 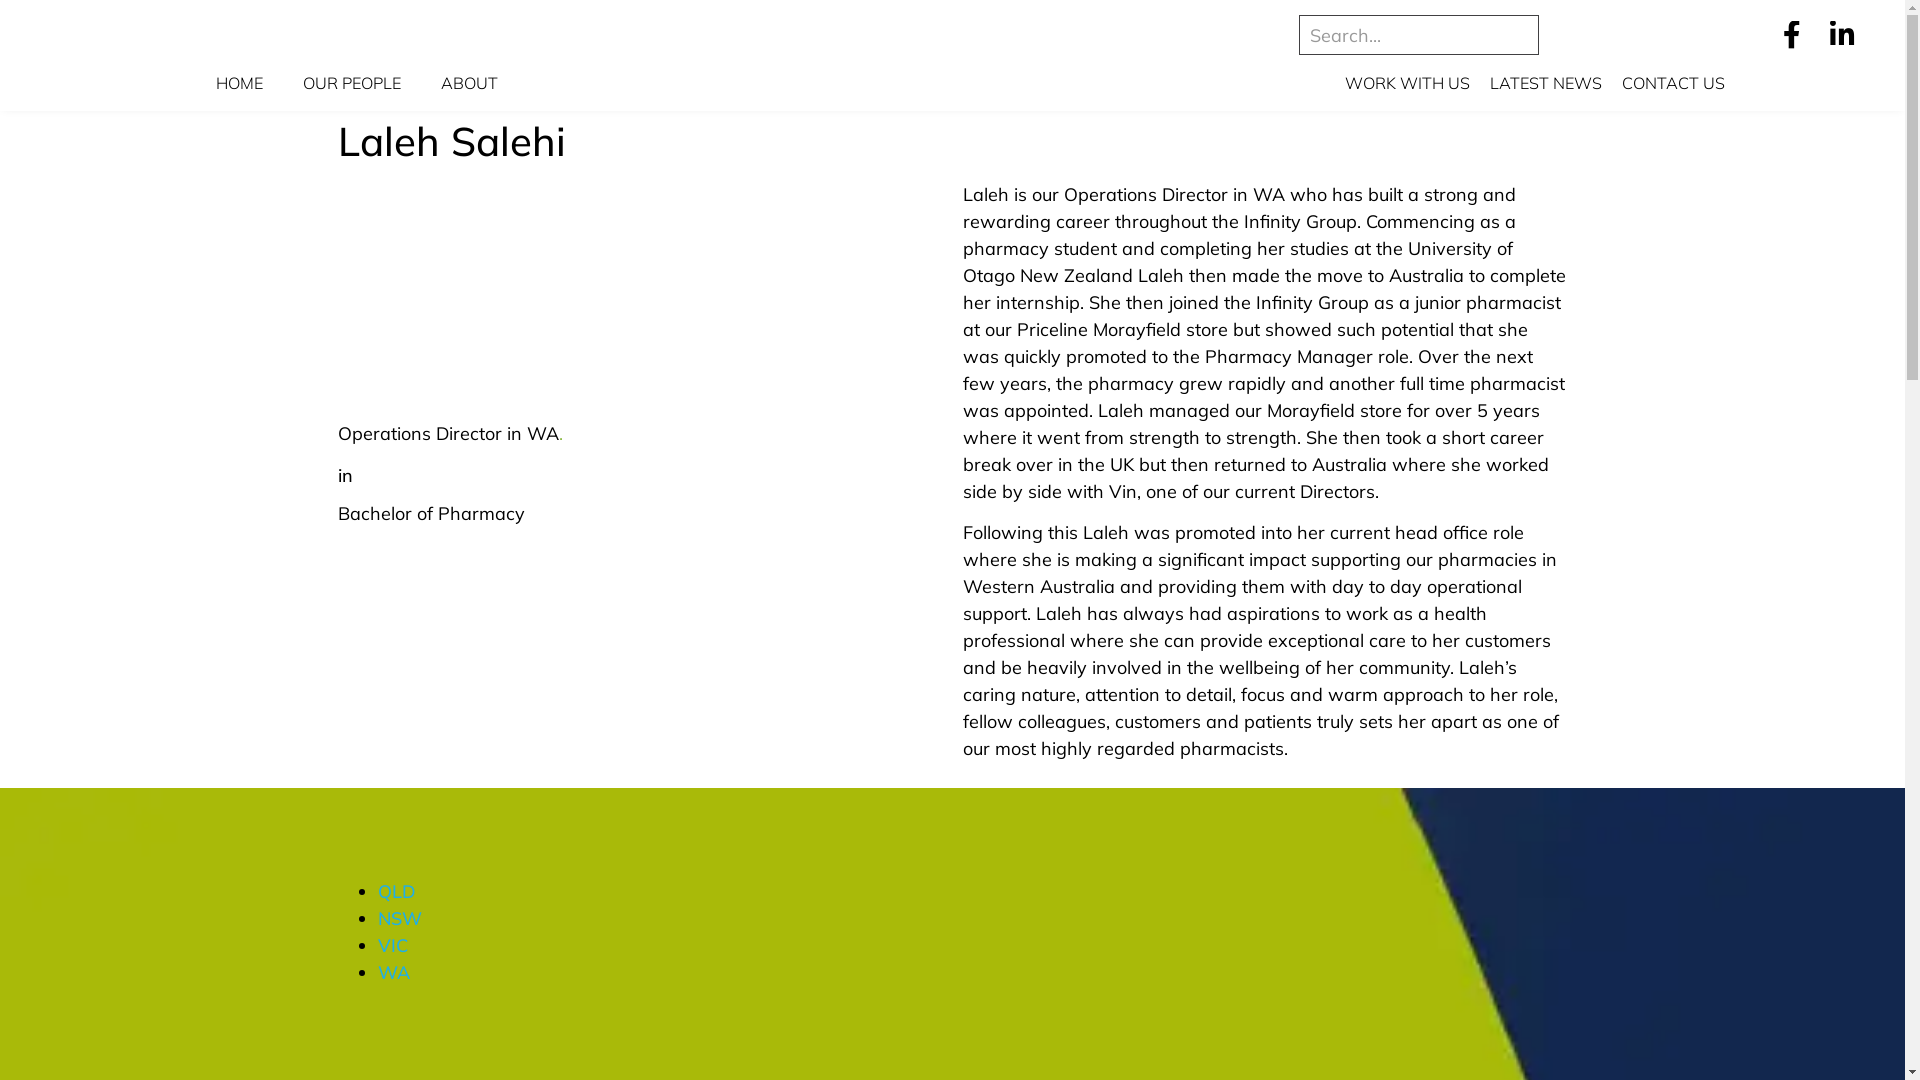 What do you see at coordinates (216, 82) in the screenshot?
I see `'HOME'` at bounding box center [216, 82].